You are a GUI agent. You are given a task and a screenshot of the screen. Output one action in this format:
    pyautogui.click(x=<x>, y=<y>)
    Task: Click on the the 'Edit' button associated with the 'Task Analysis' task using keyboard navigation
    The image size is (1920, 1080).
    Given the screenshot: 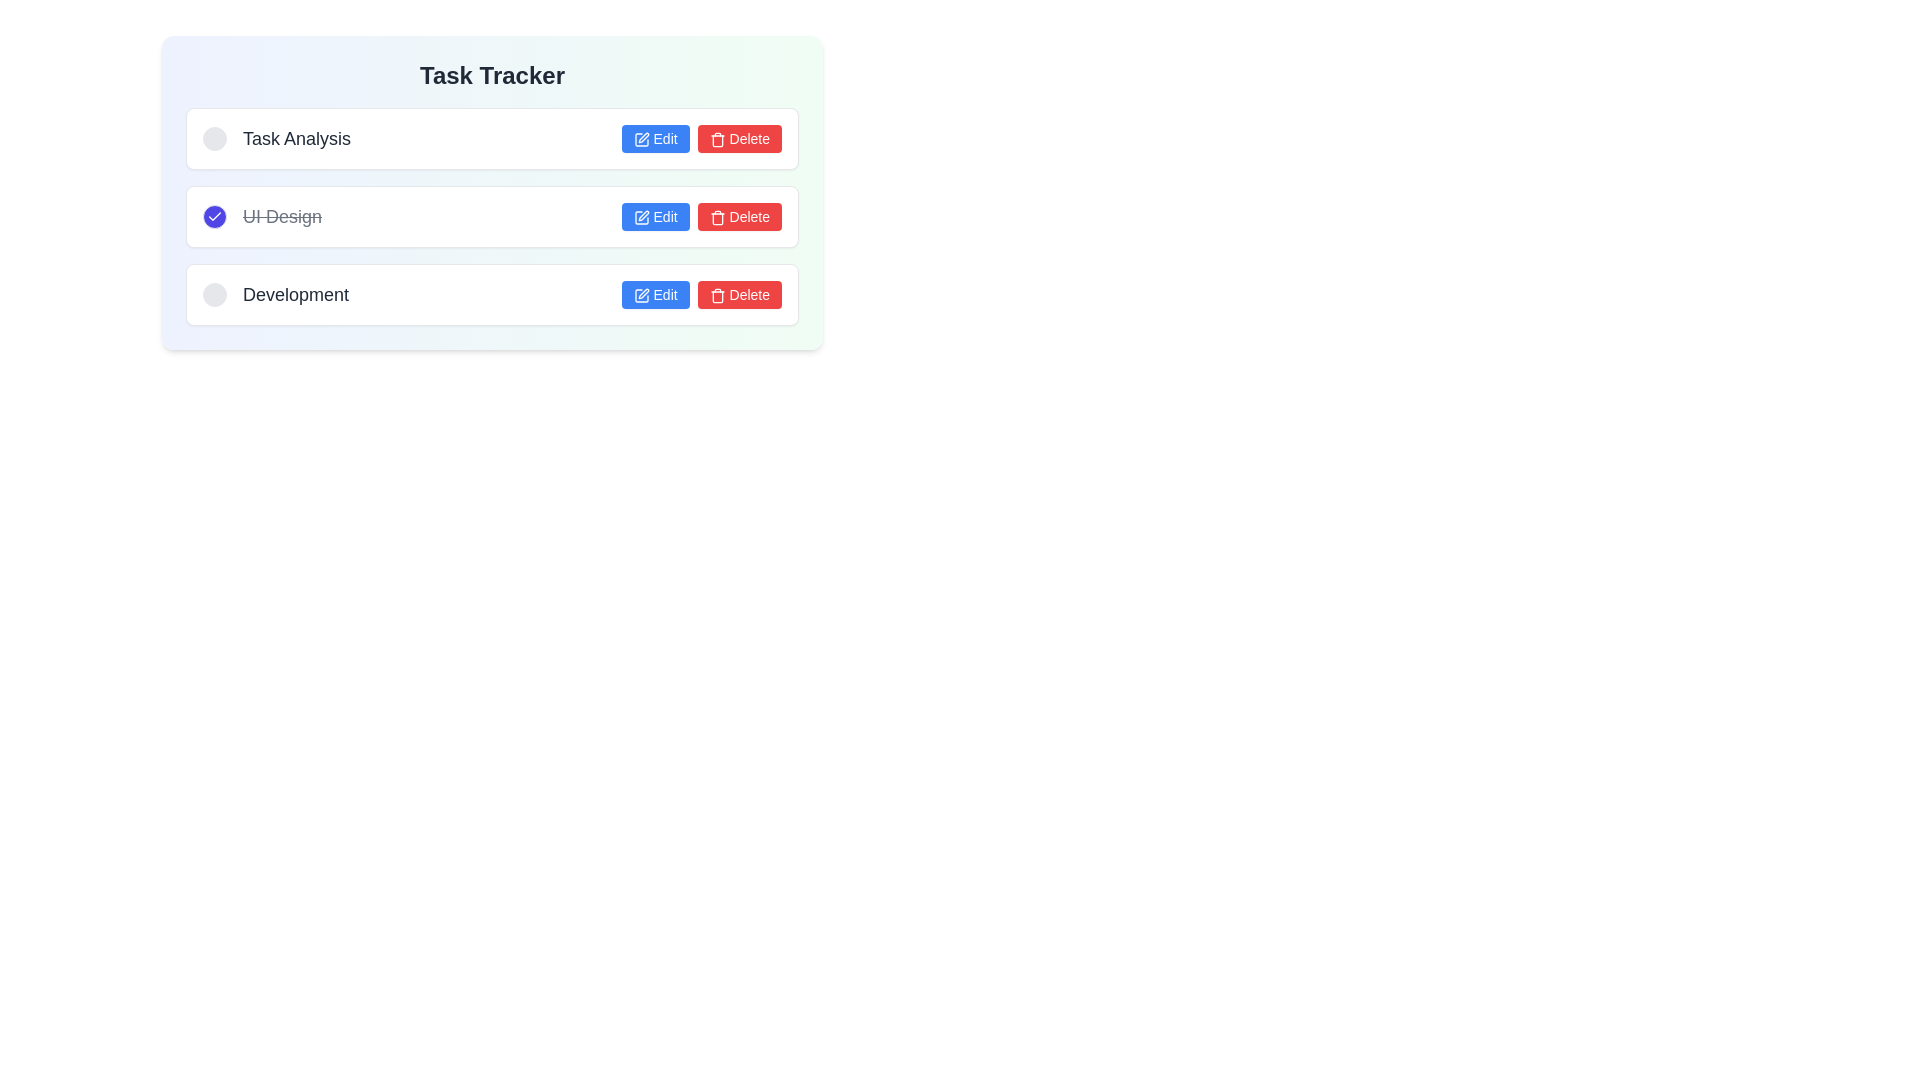 What is the action you would take?
    pyautogui.click(x=655, y=137)
    